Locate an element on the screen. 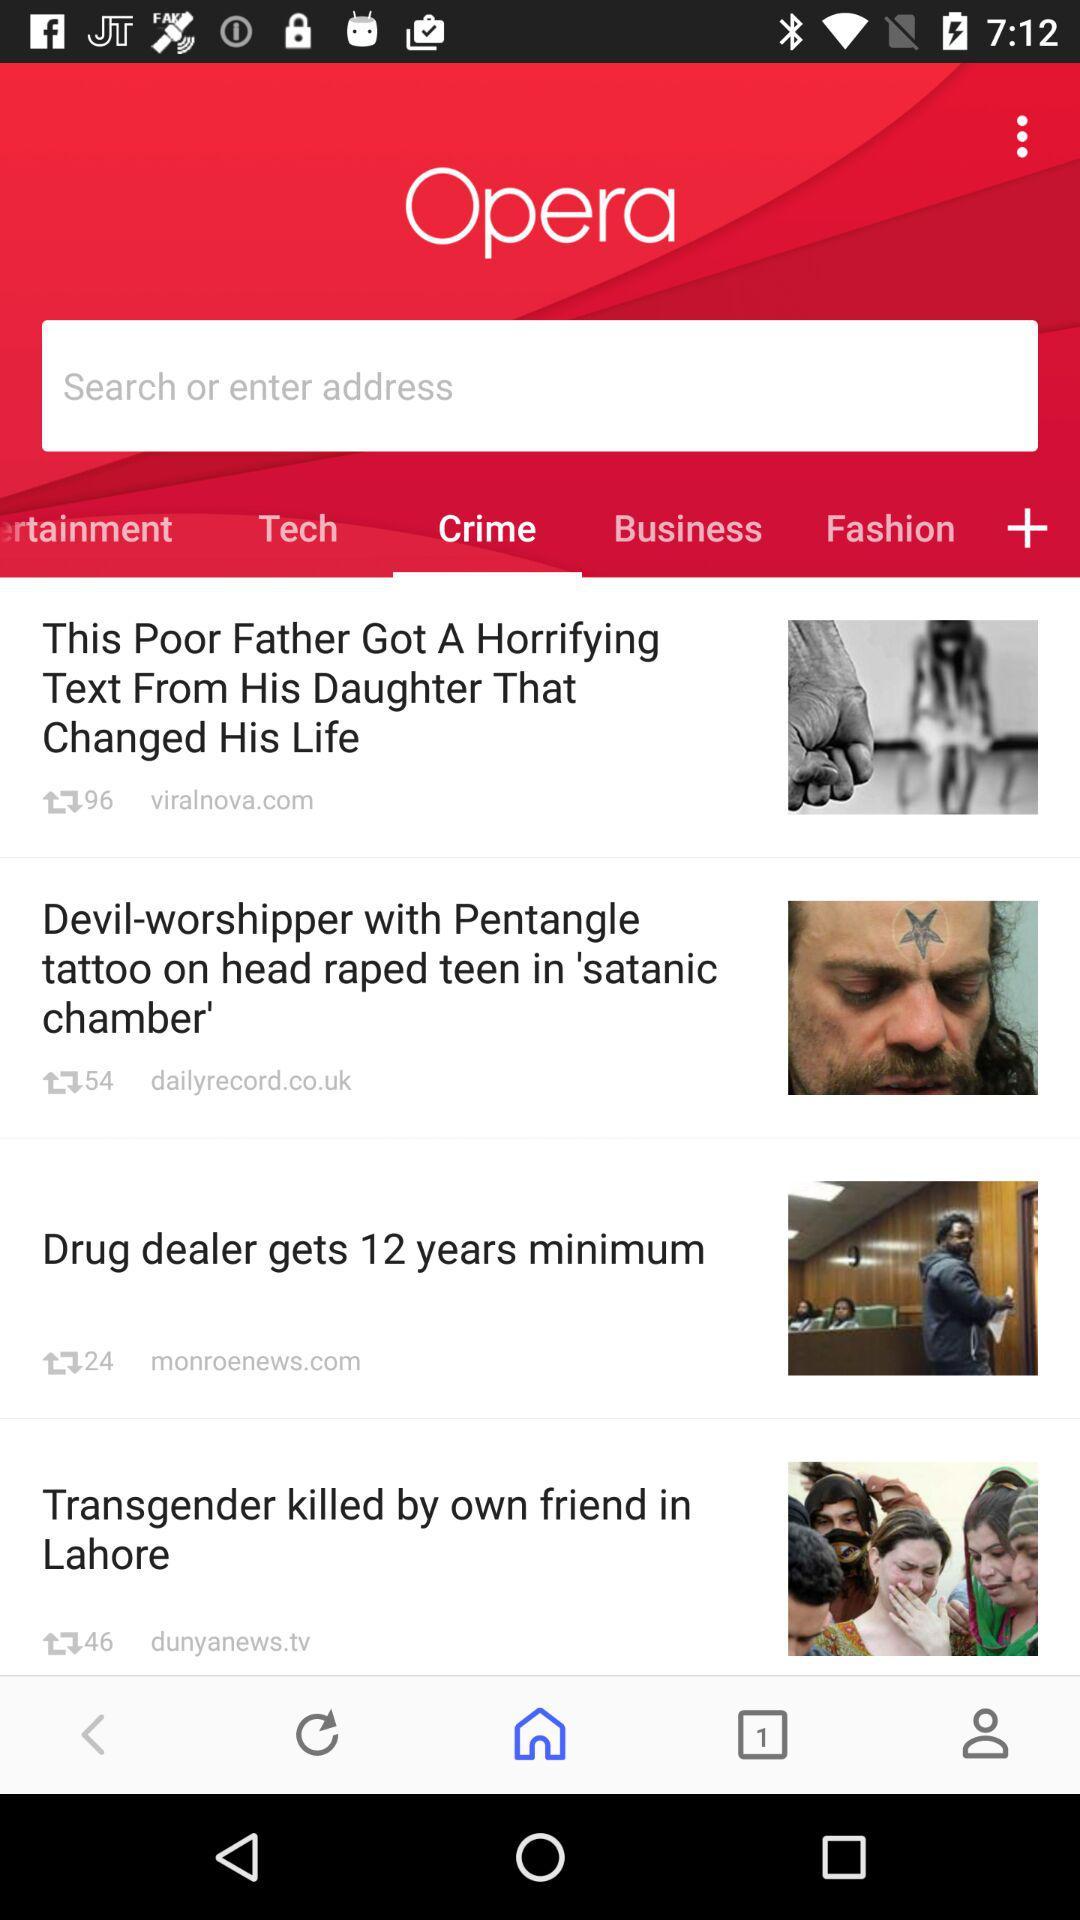 The image size is (1080, 1920). the avatar icon is located at coordinates (984, 1733).